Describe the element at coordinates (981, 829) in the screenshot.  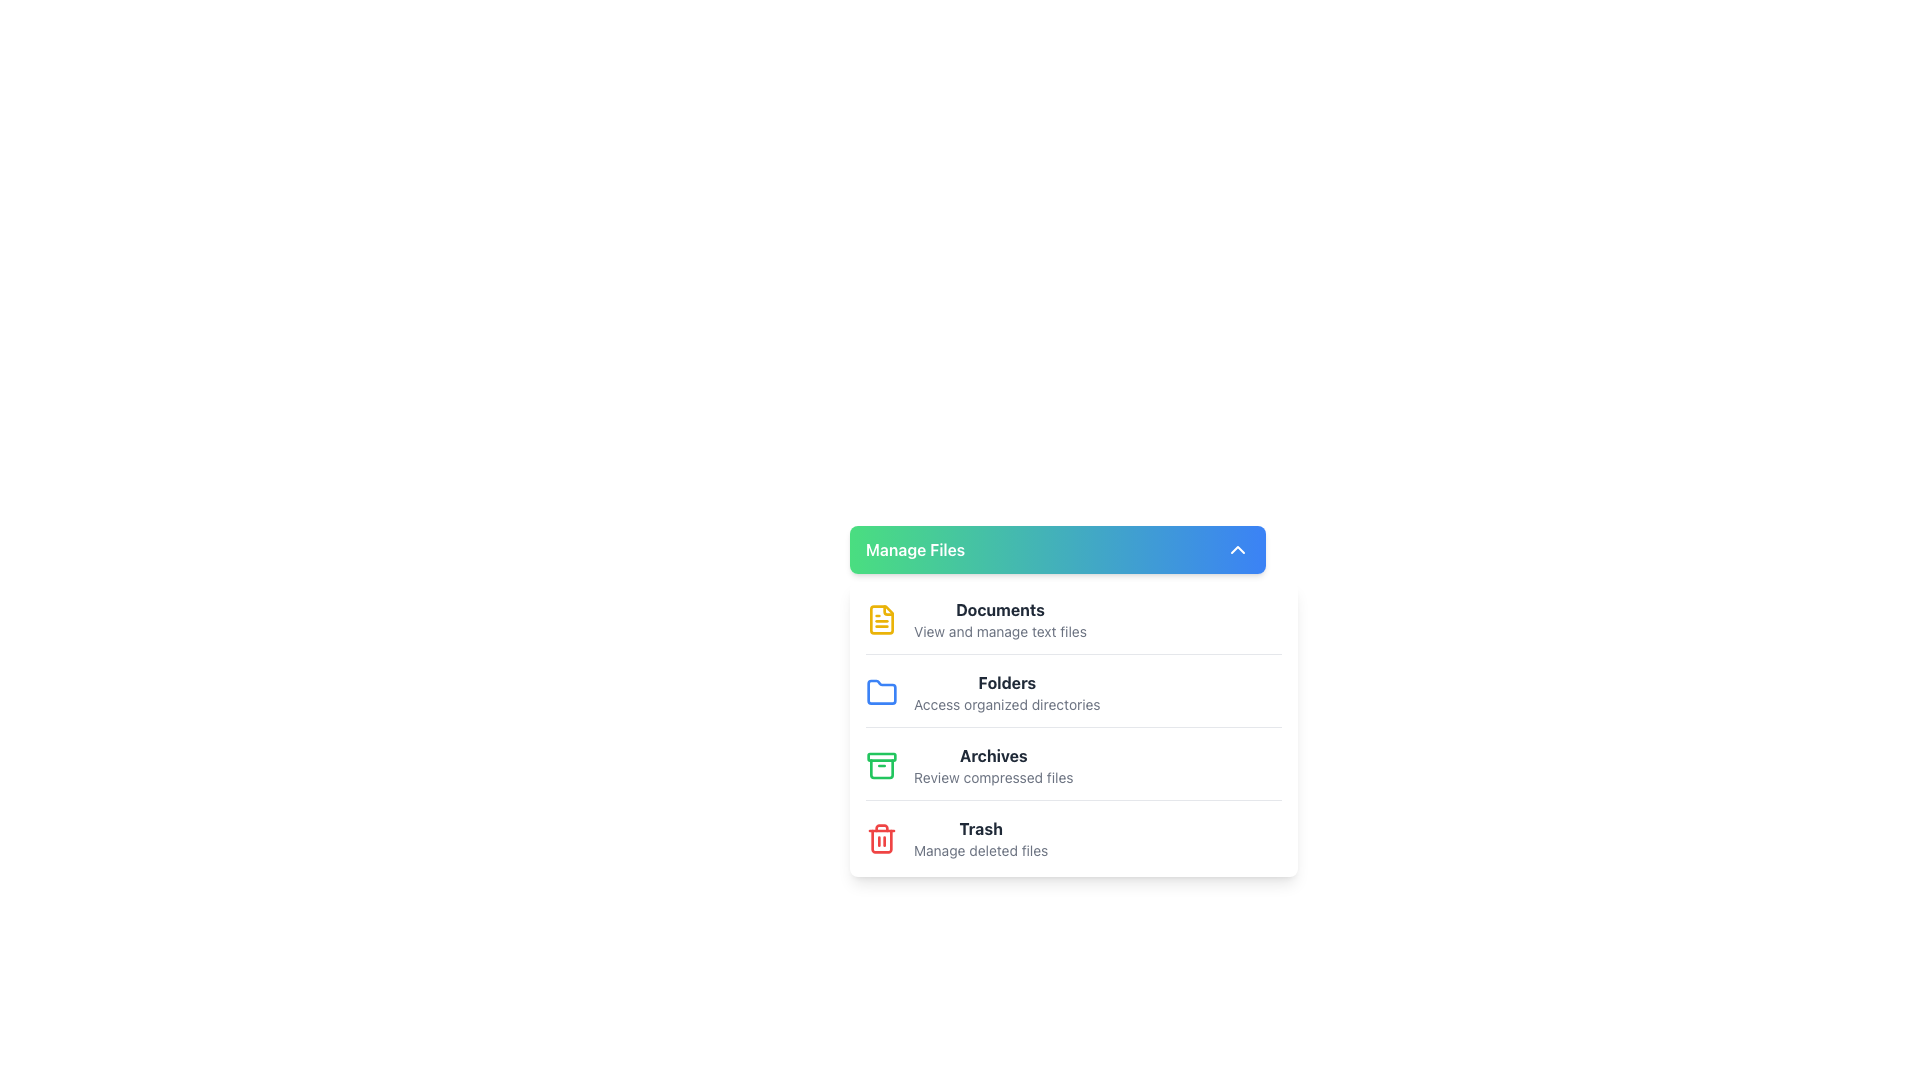
I see `the bold text label displaying 'Trash' in dark gray color, which is the last option in the vertical list of items` at that location.